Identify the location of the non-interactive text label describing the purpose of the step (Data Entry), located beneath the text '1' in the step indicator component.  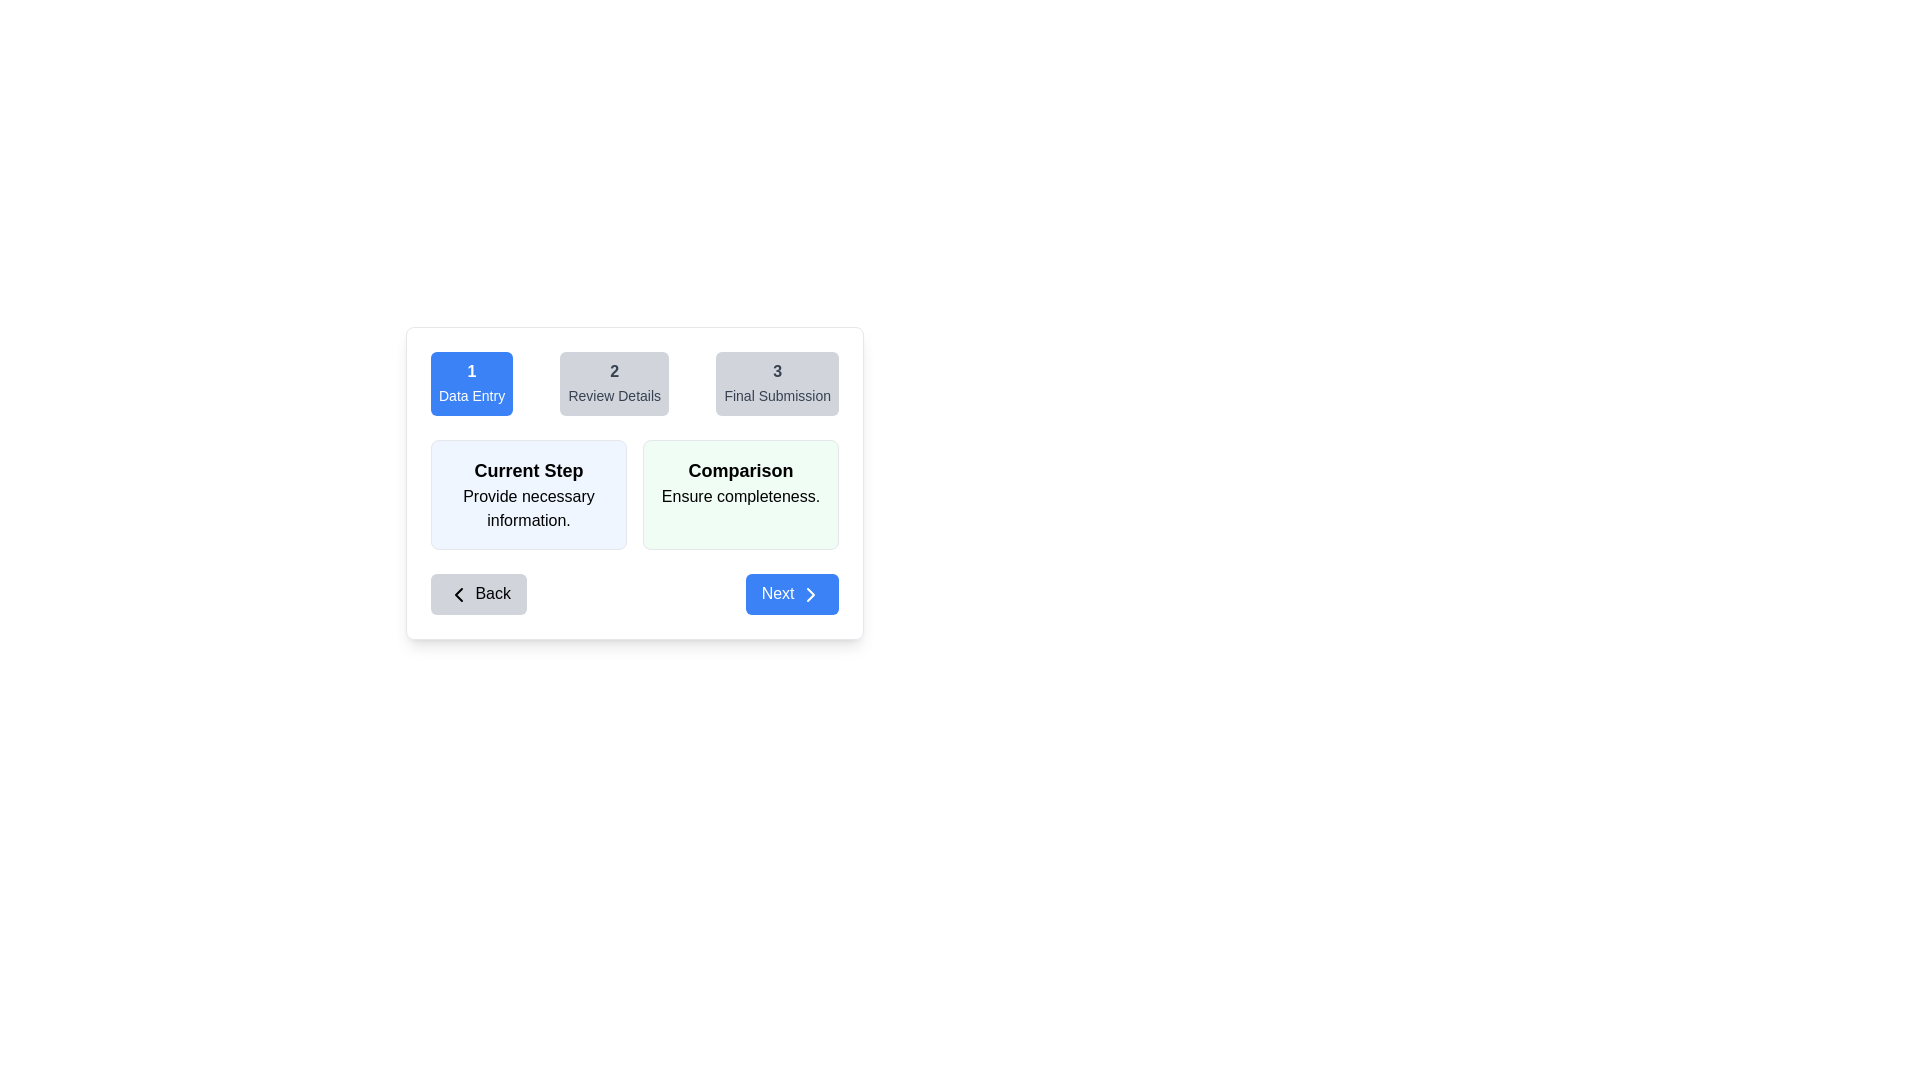
(471, 396).